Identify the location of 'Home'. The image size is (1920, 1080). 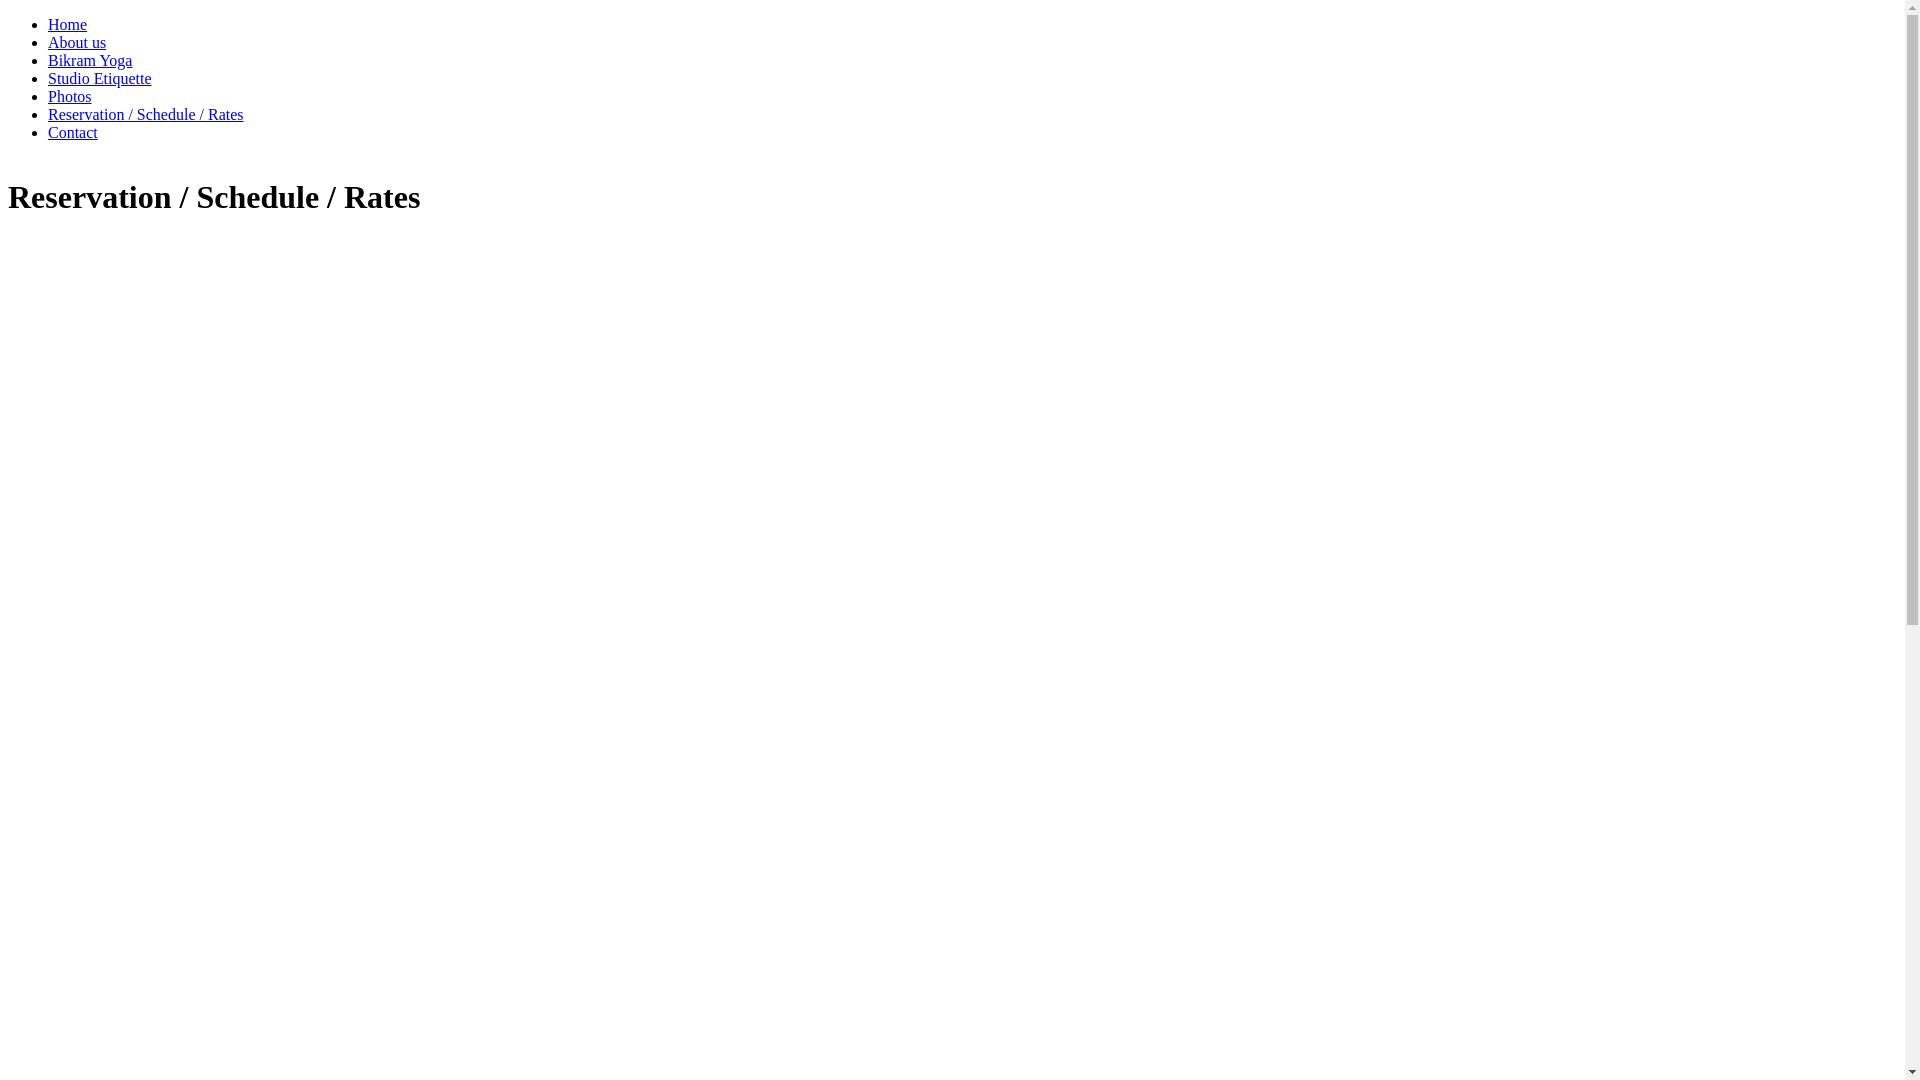
(67, 24).